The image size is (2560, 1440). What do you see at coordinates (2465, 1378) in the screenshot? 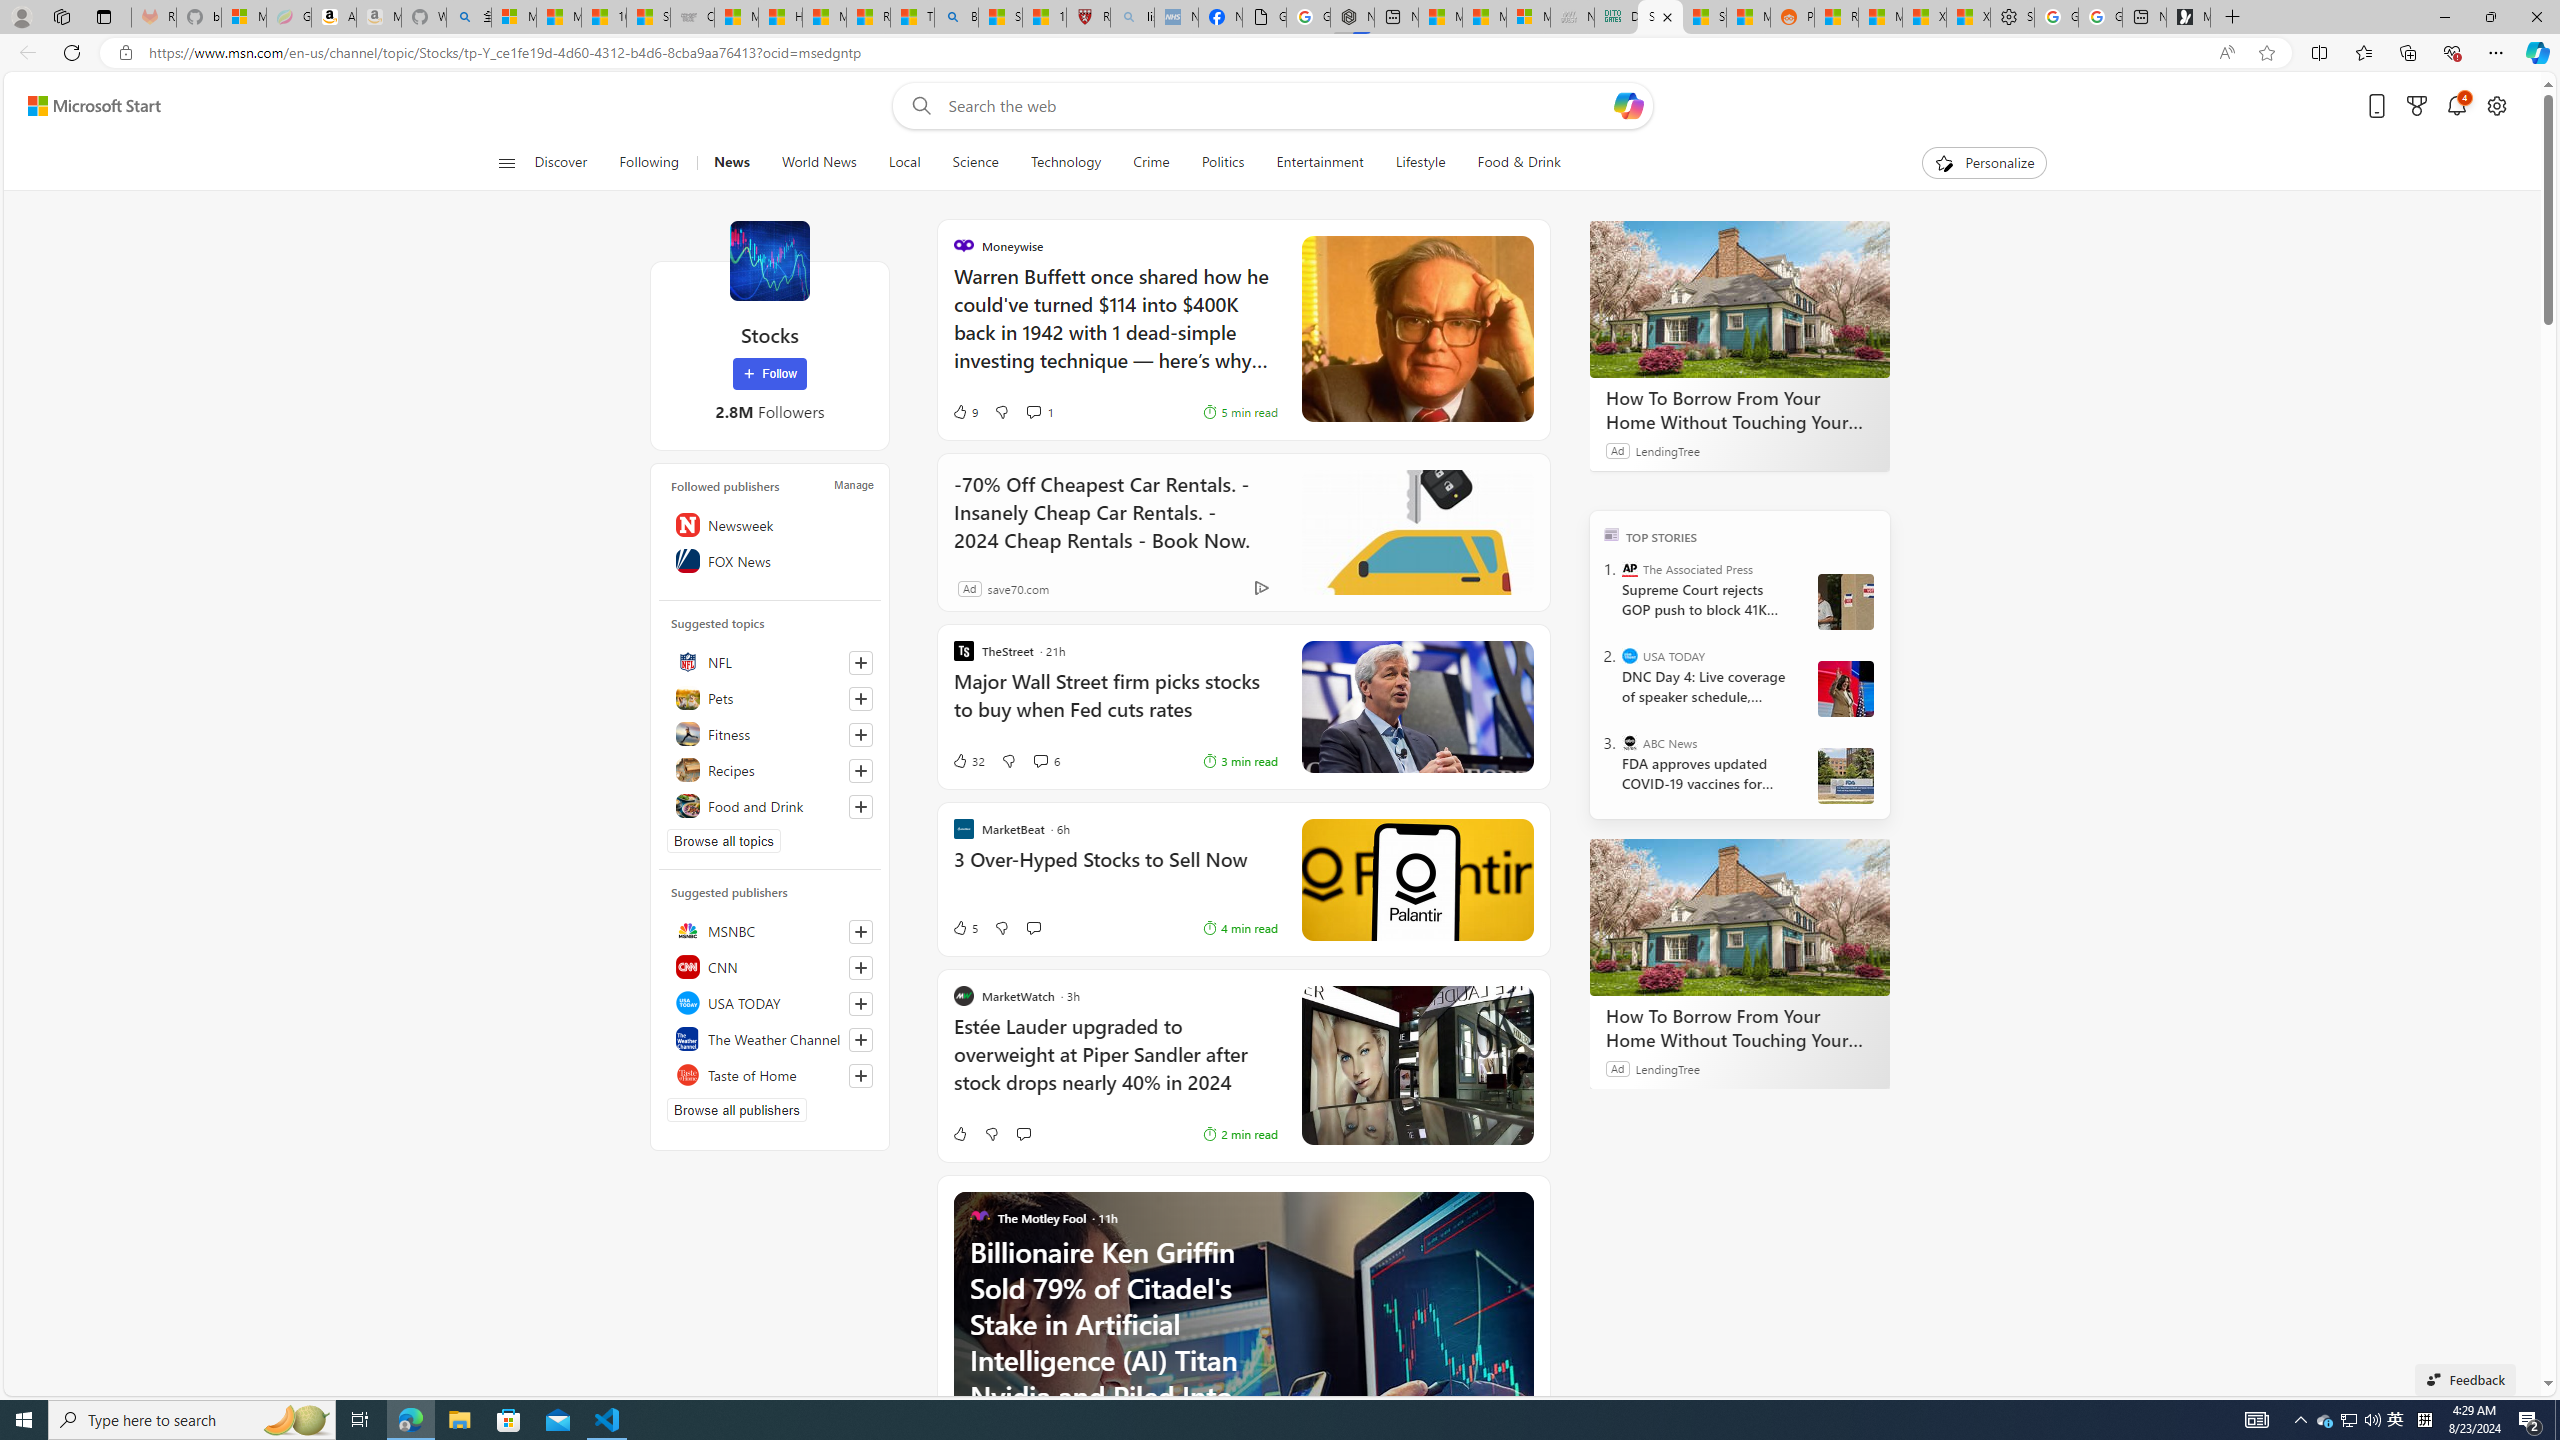
I see `'Feedback'` at bounding box center [2465, 1378].